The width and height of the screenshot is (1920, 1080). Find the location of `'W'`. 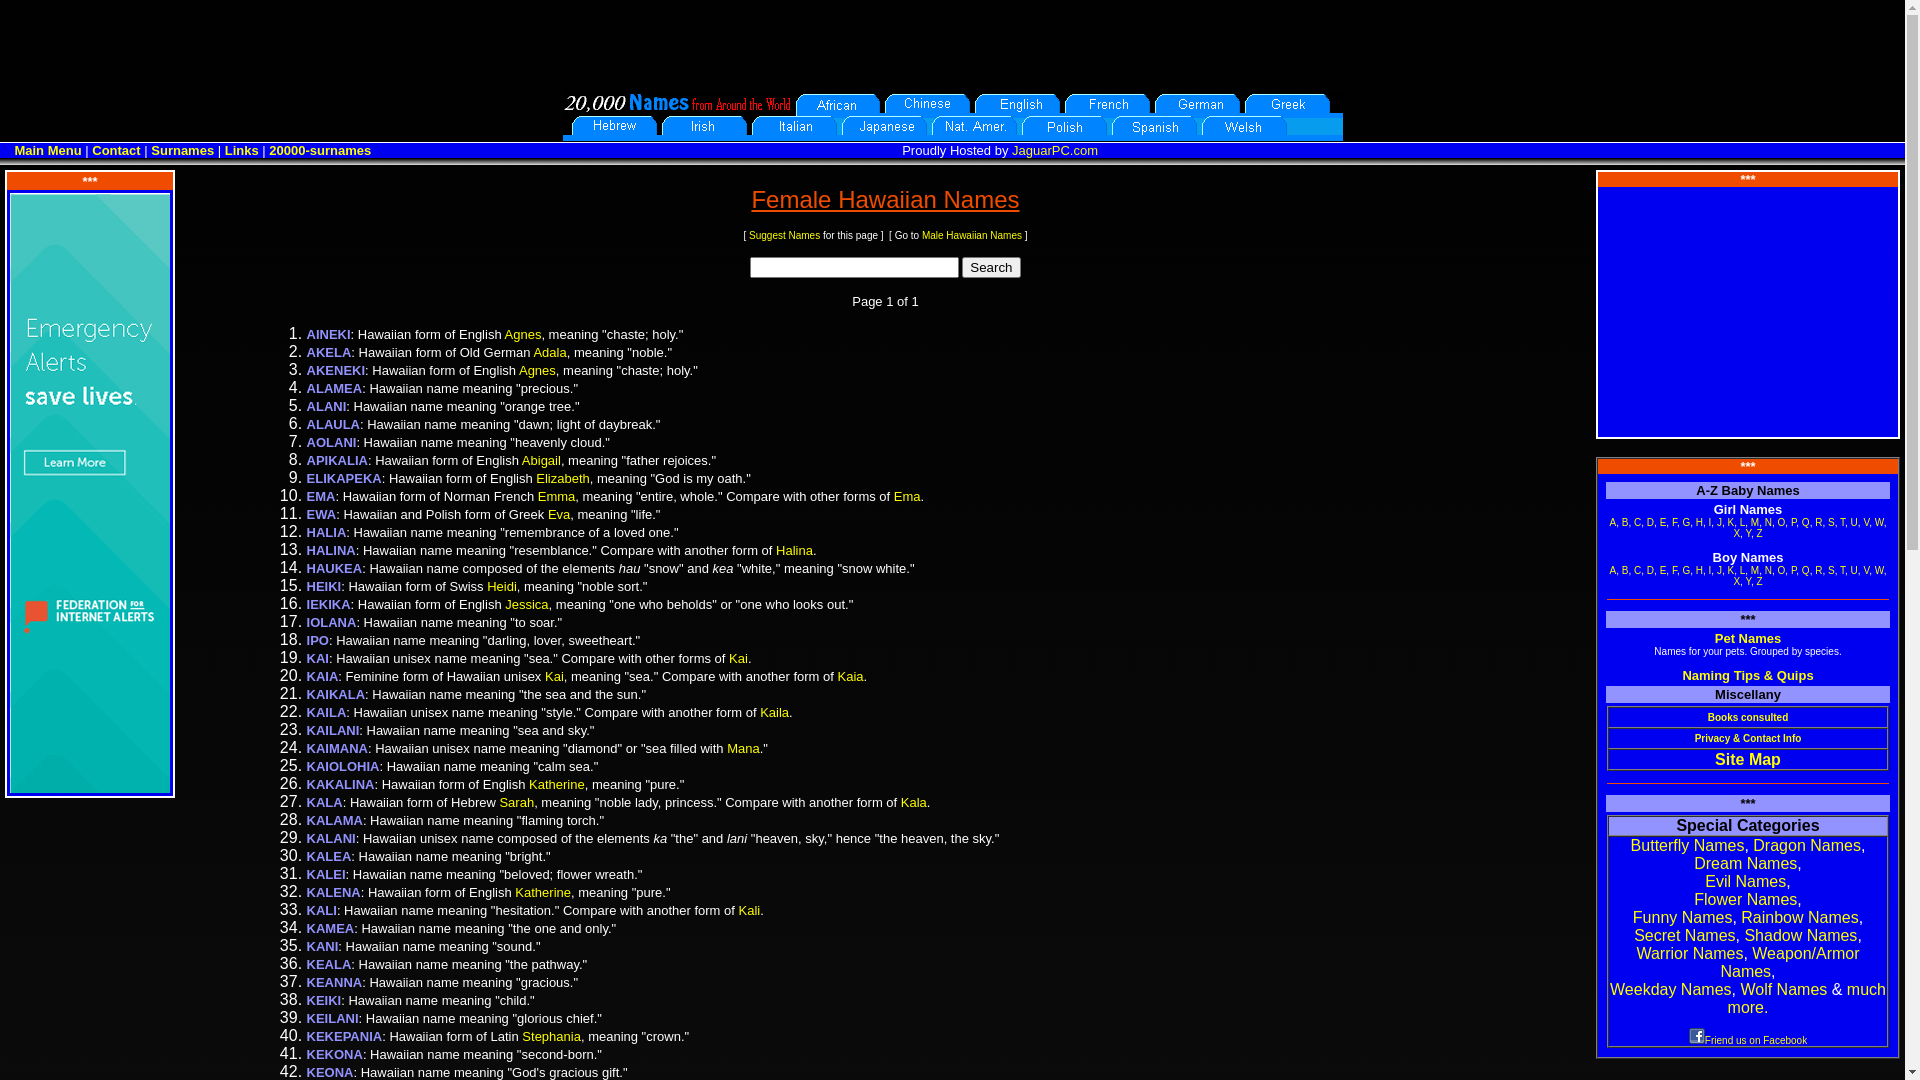

'W' is located at coordinates (1878, 570).